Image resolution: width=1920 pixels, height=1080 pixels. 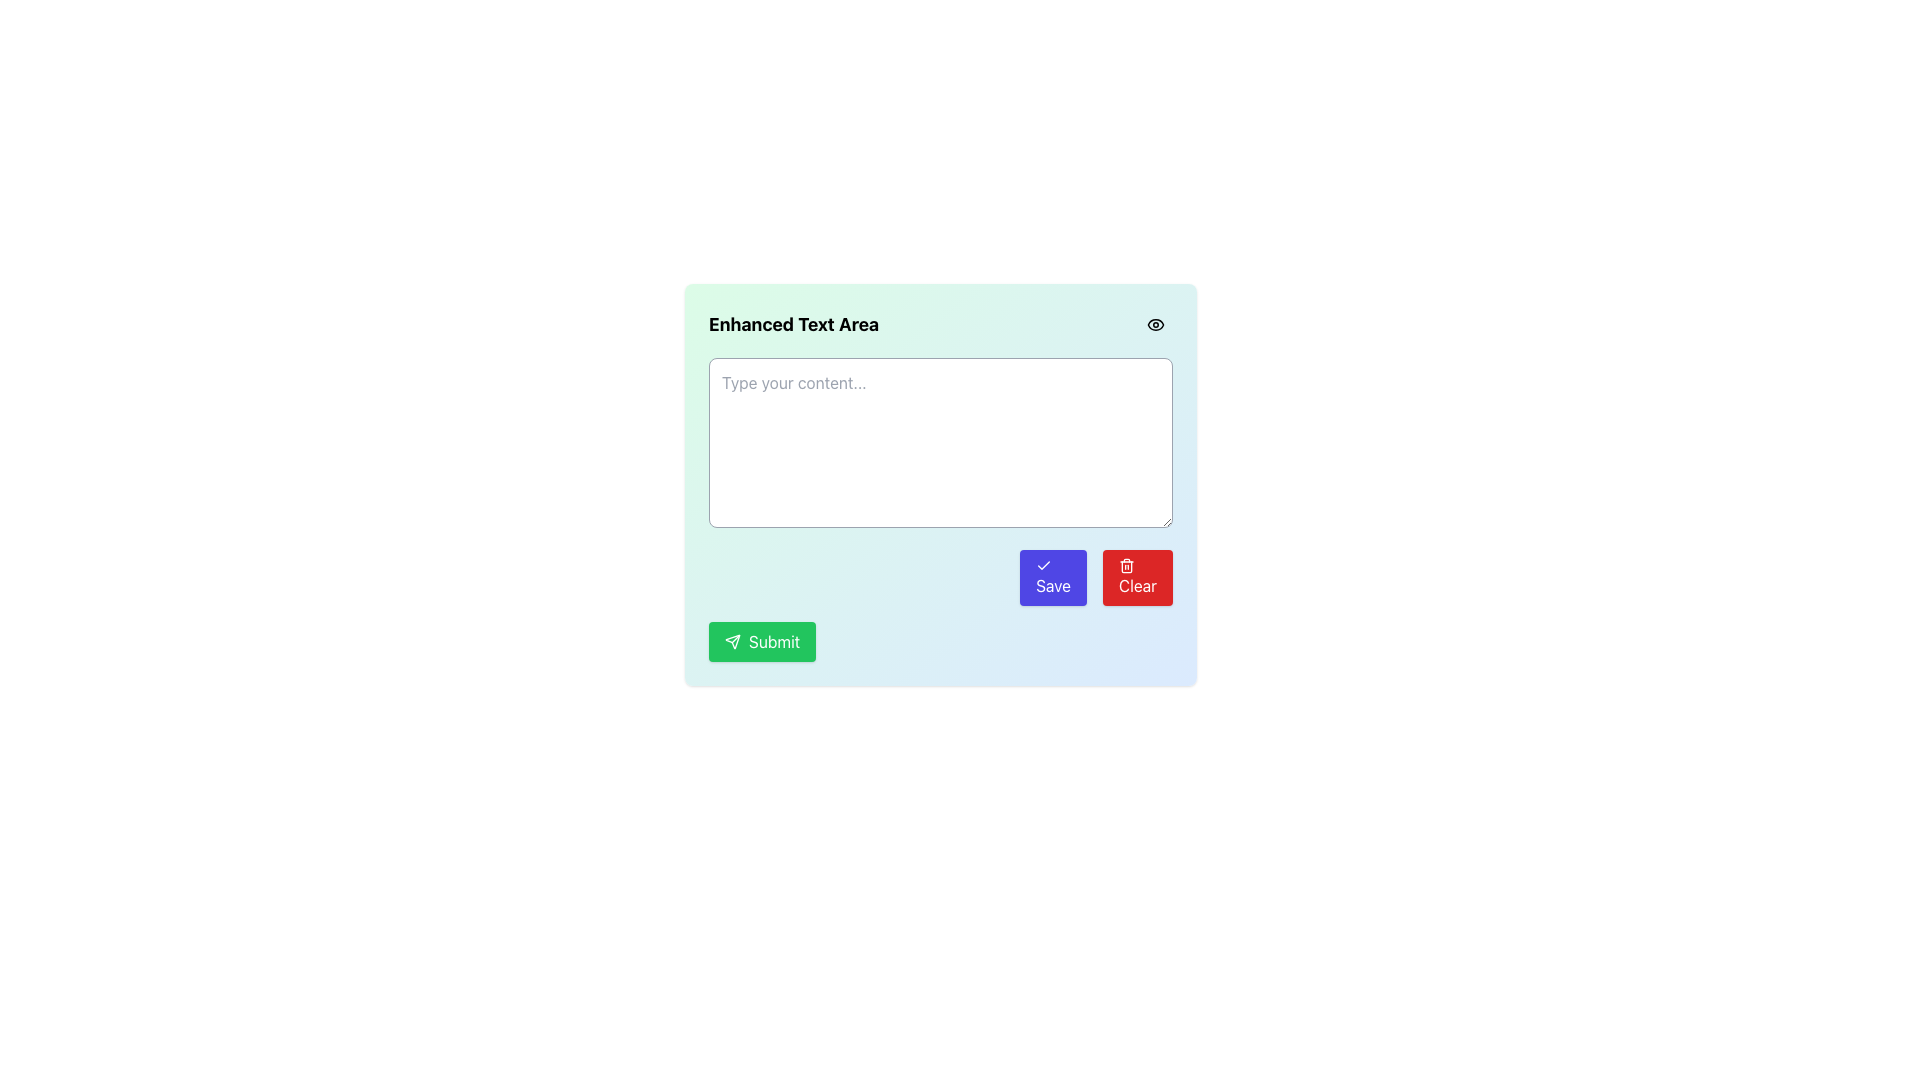 What do you see at coordinates (1127, 566) in the screenshot?
I see `the 'Clear' button icon, which indicates the function to clear or delete input or content, located at the bottom-right corner of the UI card` at bounding box center [1127, 566].